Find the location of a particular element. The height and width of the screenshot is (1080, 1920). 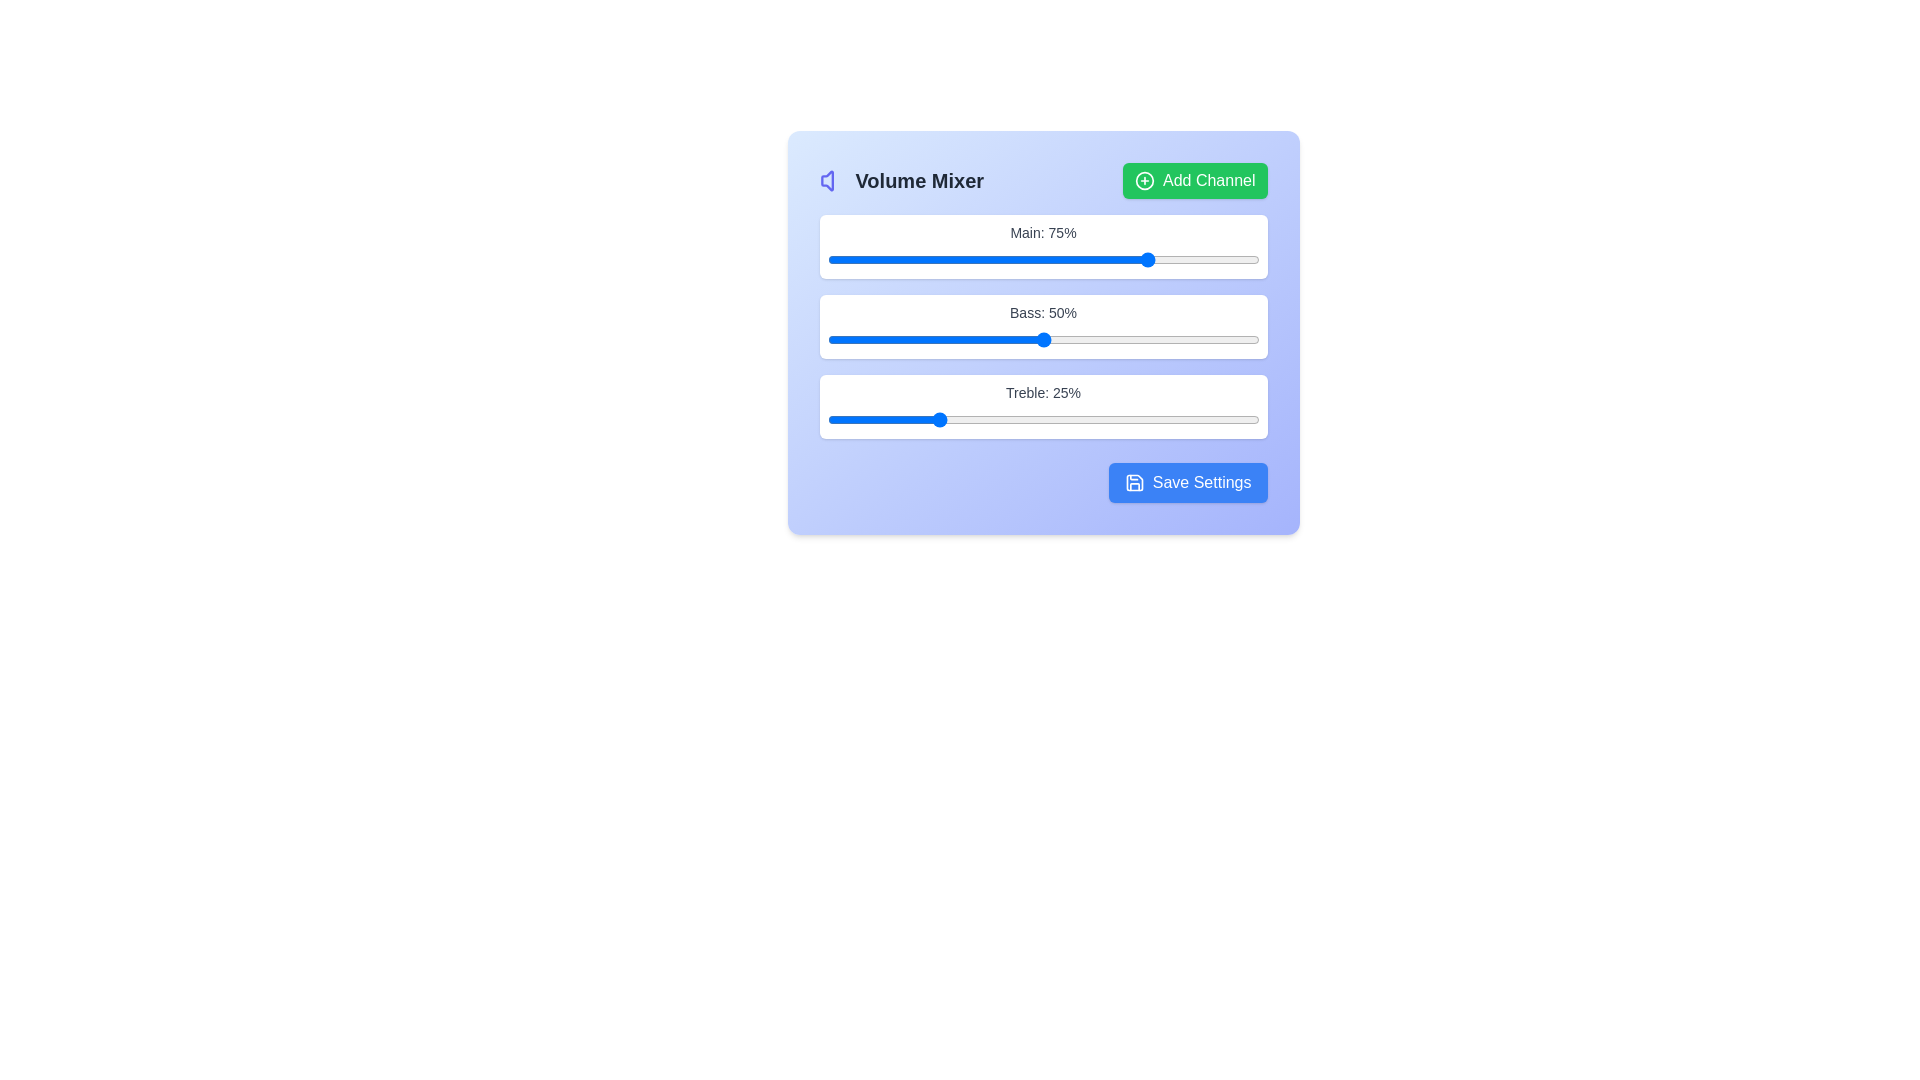

the treble level is located at coordinates (1121, 419).